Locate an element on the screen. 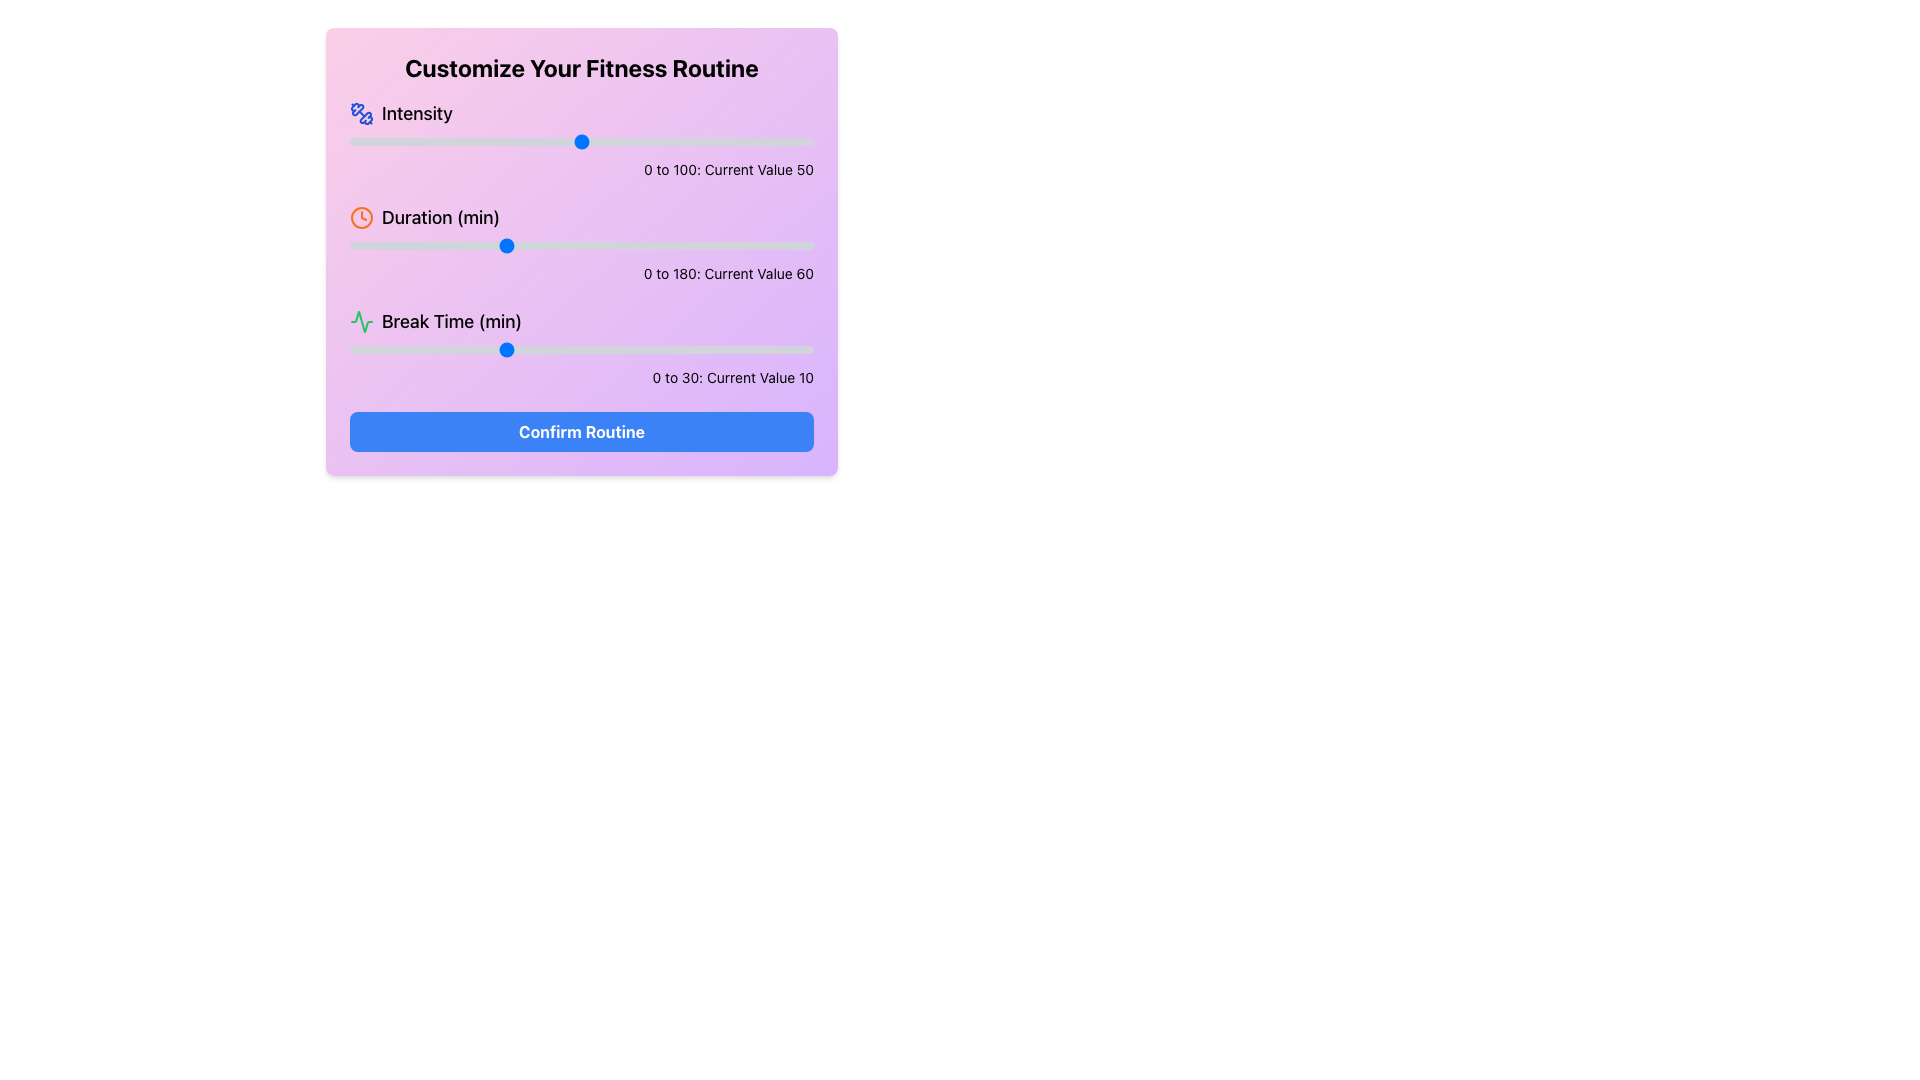 This screenshot has height=1080, width=1920. the intensity is located at coordinates (484, 141).